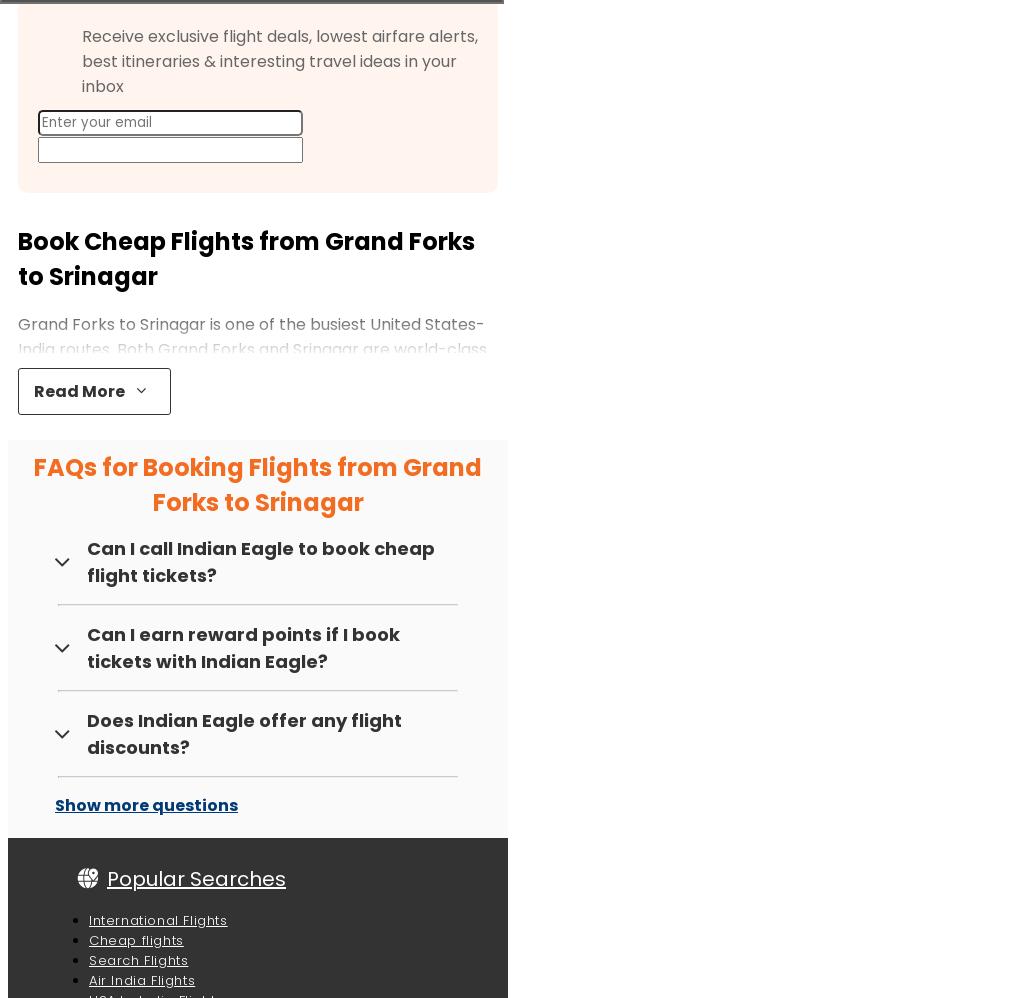 The height and width of the screenshot is (998, 1018). Describe the element at coordinates (257, 483) in the screenshot. I see `'FAQs for Booking Flights from Grand Forks to Srinagar'` at that location.